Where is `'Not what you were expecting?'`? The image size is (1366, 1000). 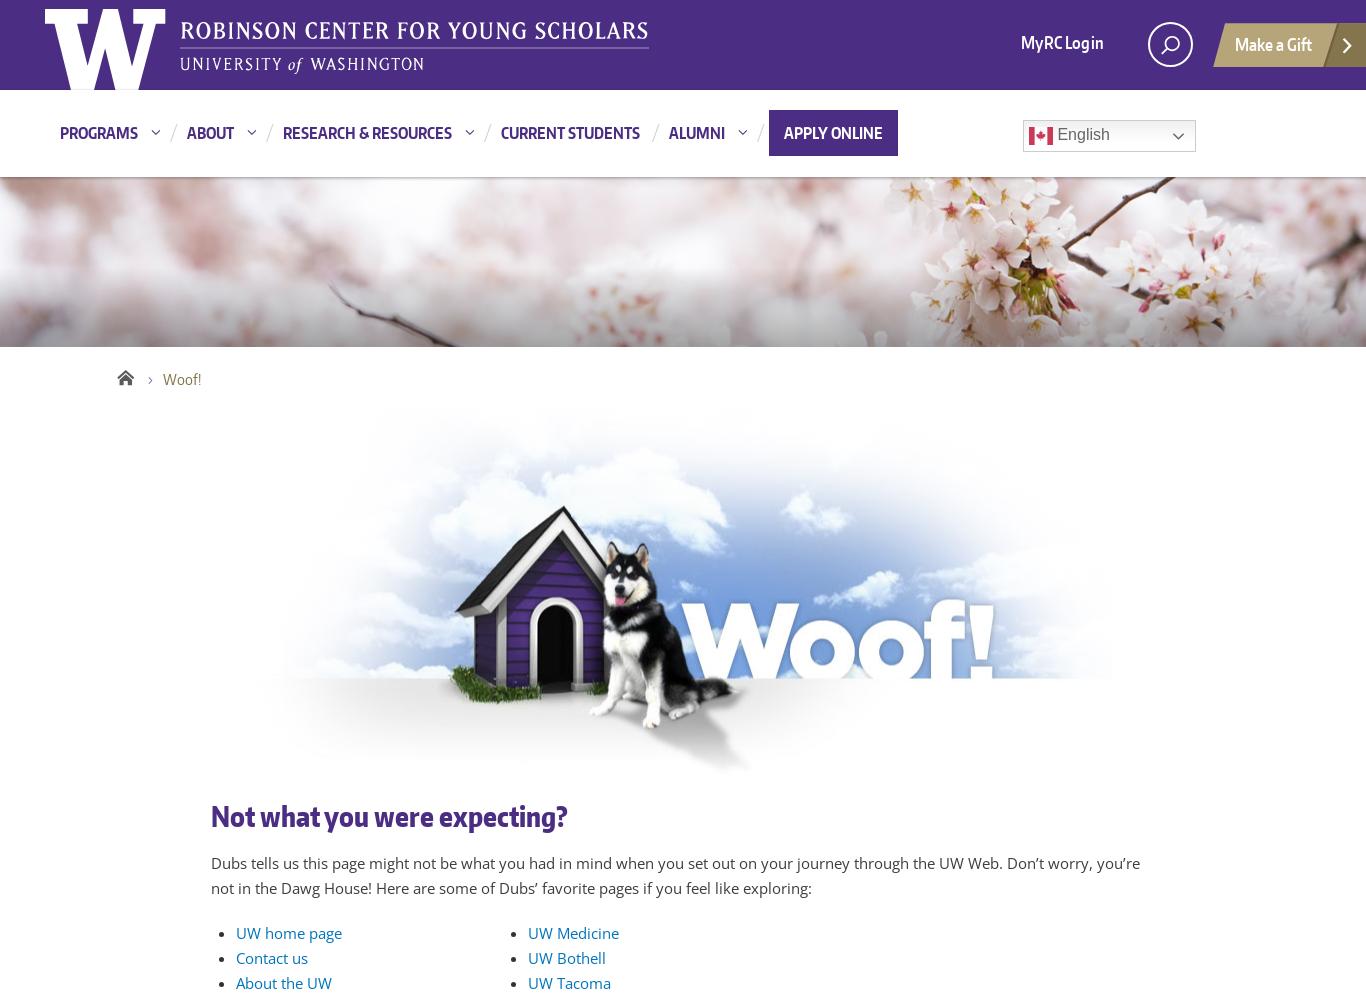
'Not what you were expecting?' is located at coordinates (387, 815).